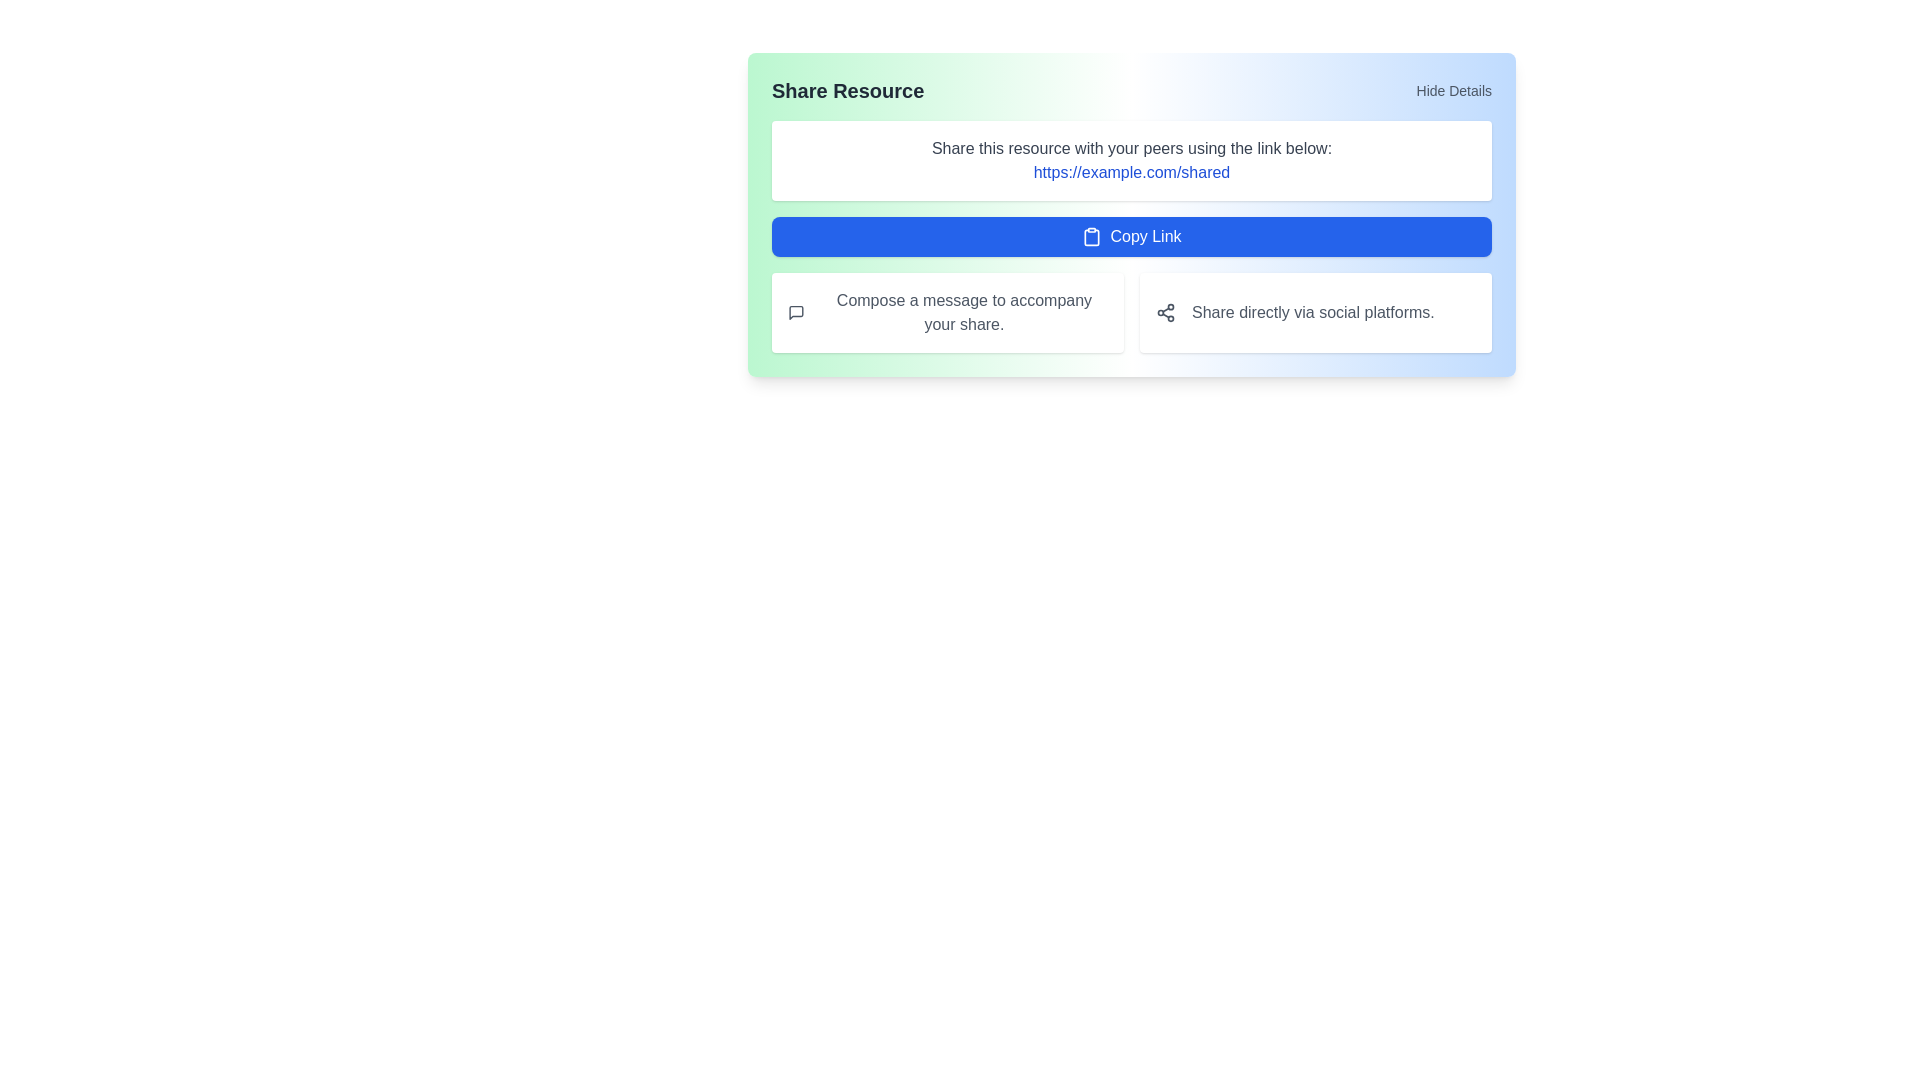 The image size is (1920, 1080). I want to click on the chat bubble icon located at the bottom-left corner of the 'Compose a message to accompany your share.' section, so click(795, 312).